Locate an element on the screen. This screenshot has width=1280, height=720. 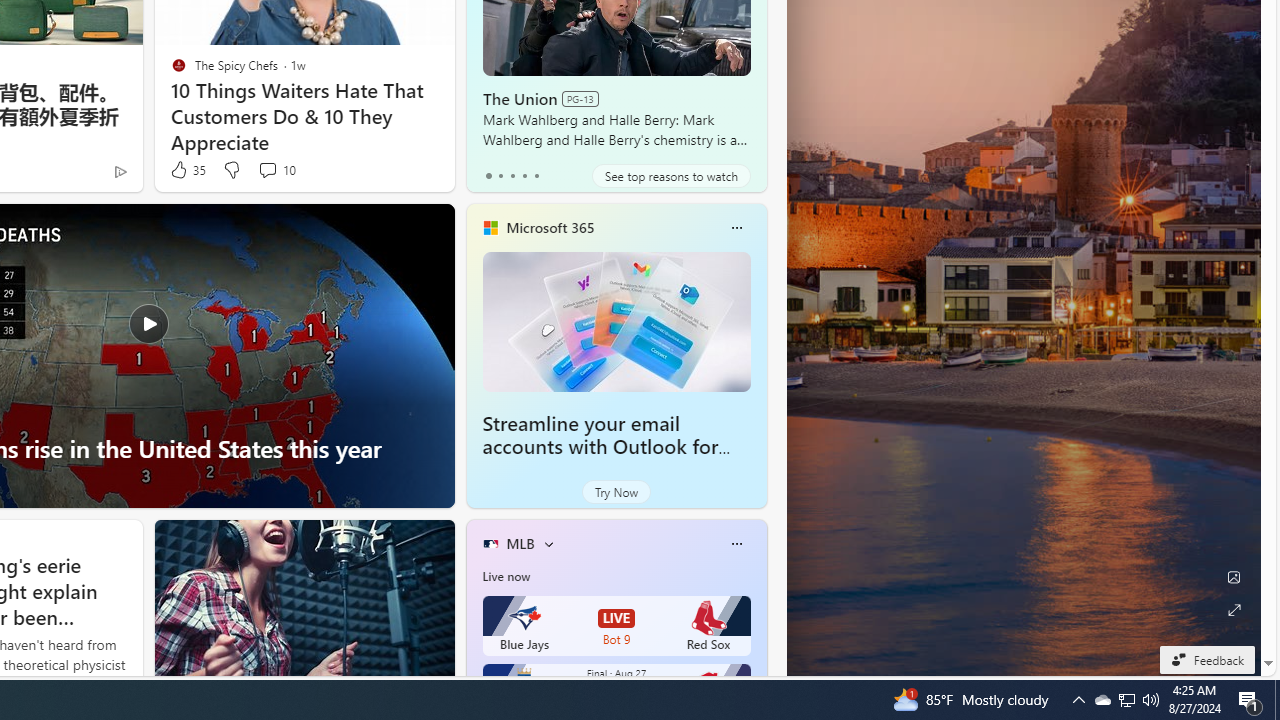
'See top reasons to watch' is located at coordinates (671, 175).